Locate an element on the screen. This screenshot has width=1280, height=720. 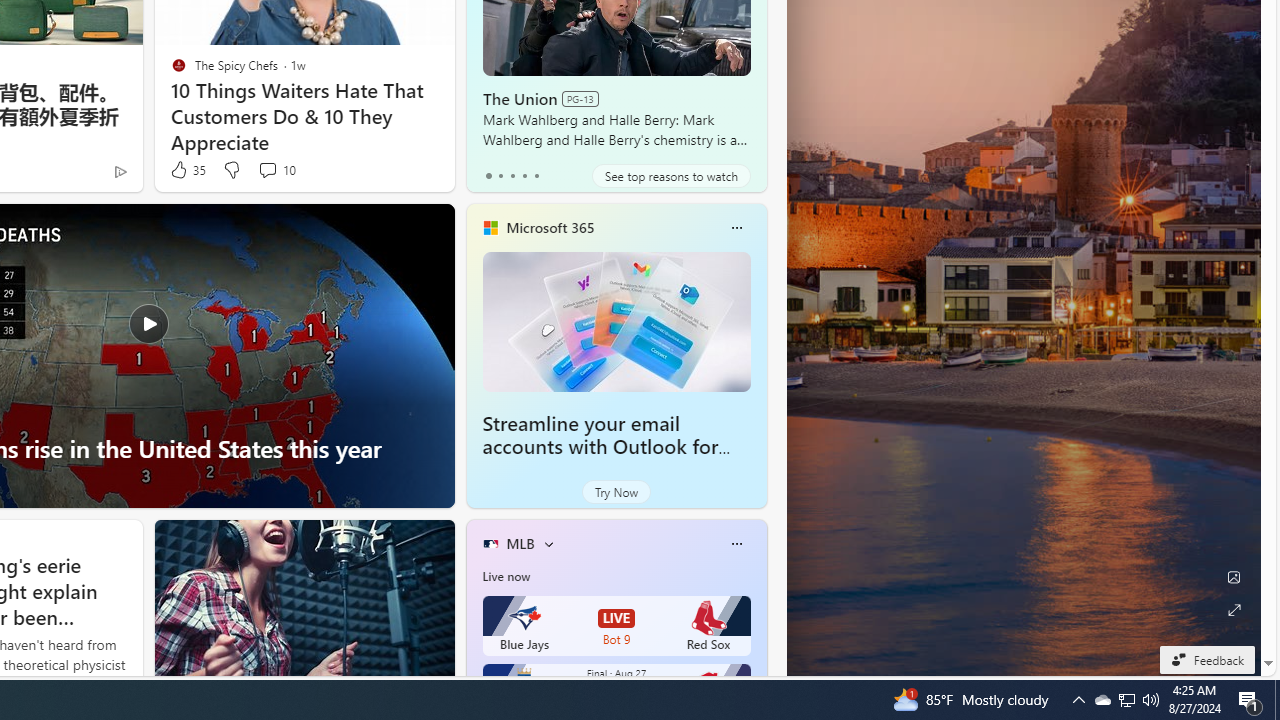
'See top reasons to watch' is located at coordinates (671, 175).